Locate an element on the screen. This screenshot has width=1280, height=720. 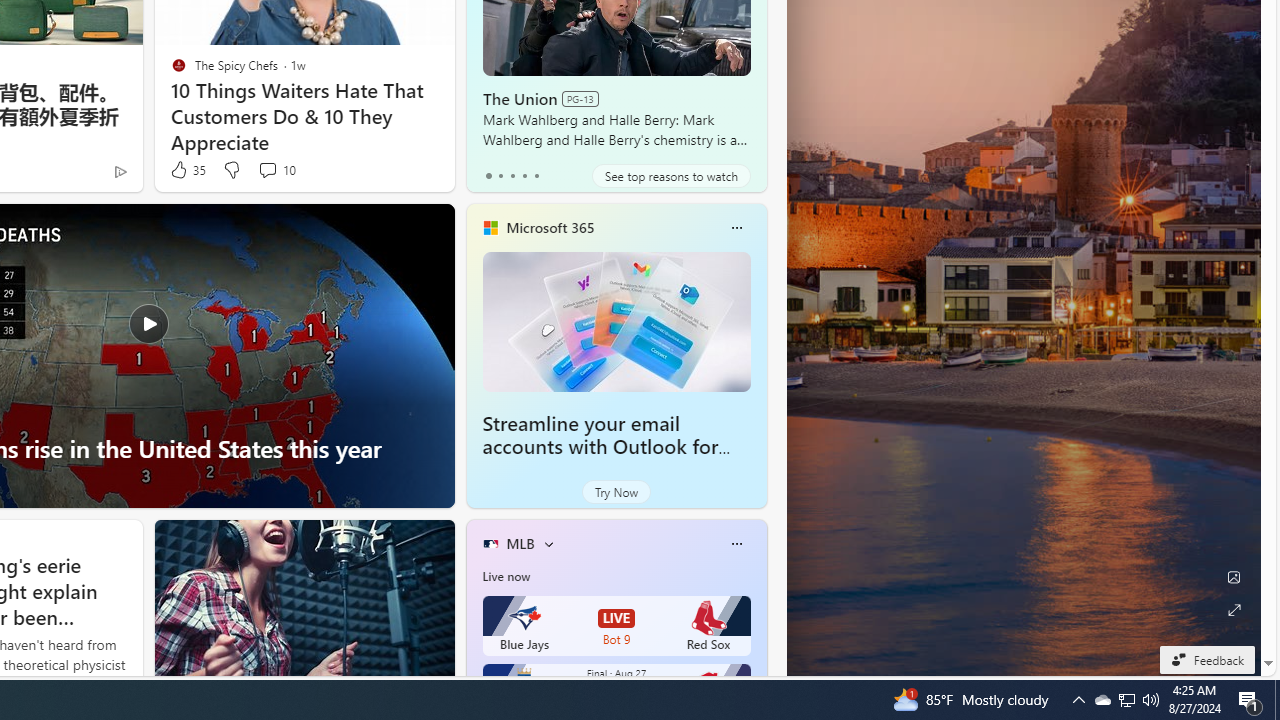
'See top reasons to watch' is located at coordinates (671, 175).